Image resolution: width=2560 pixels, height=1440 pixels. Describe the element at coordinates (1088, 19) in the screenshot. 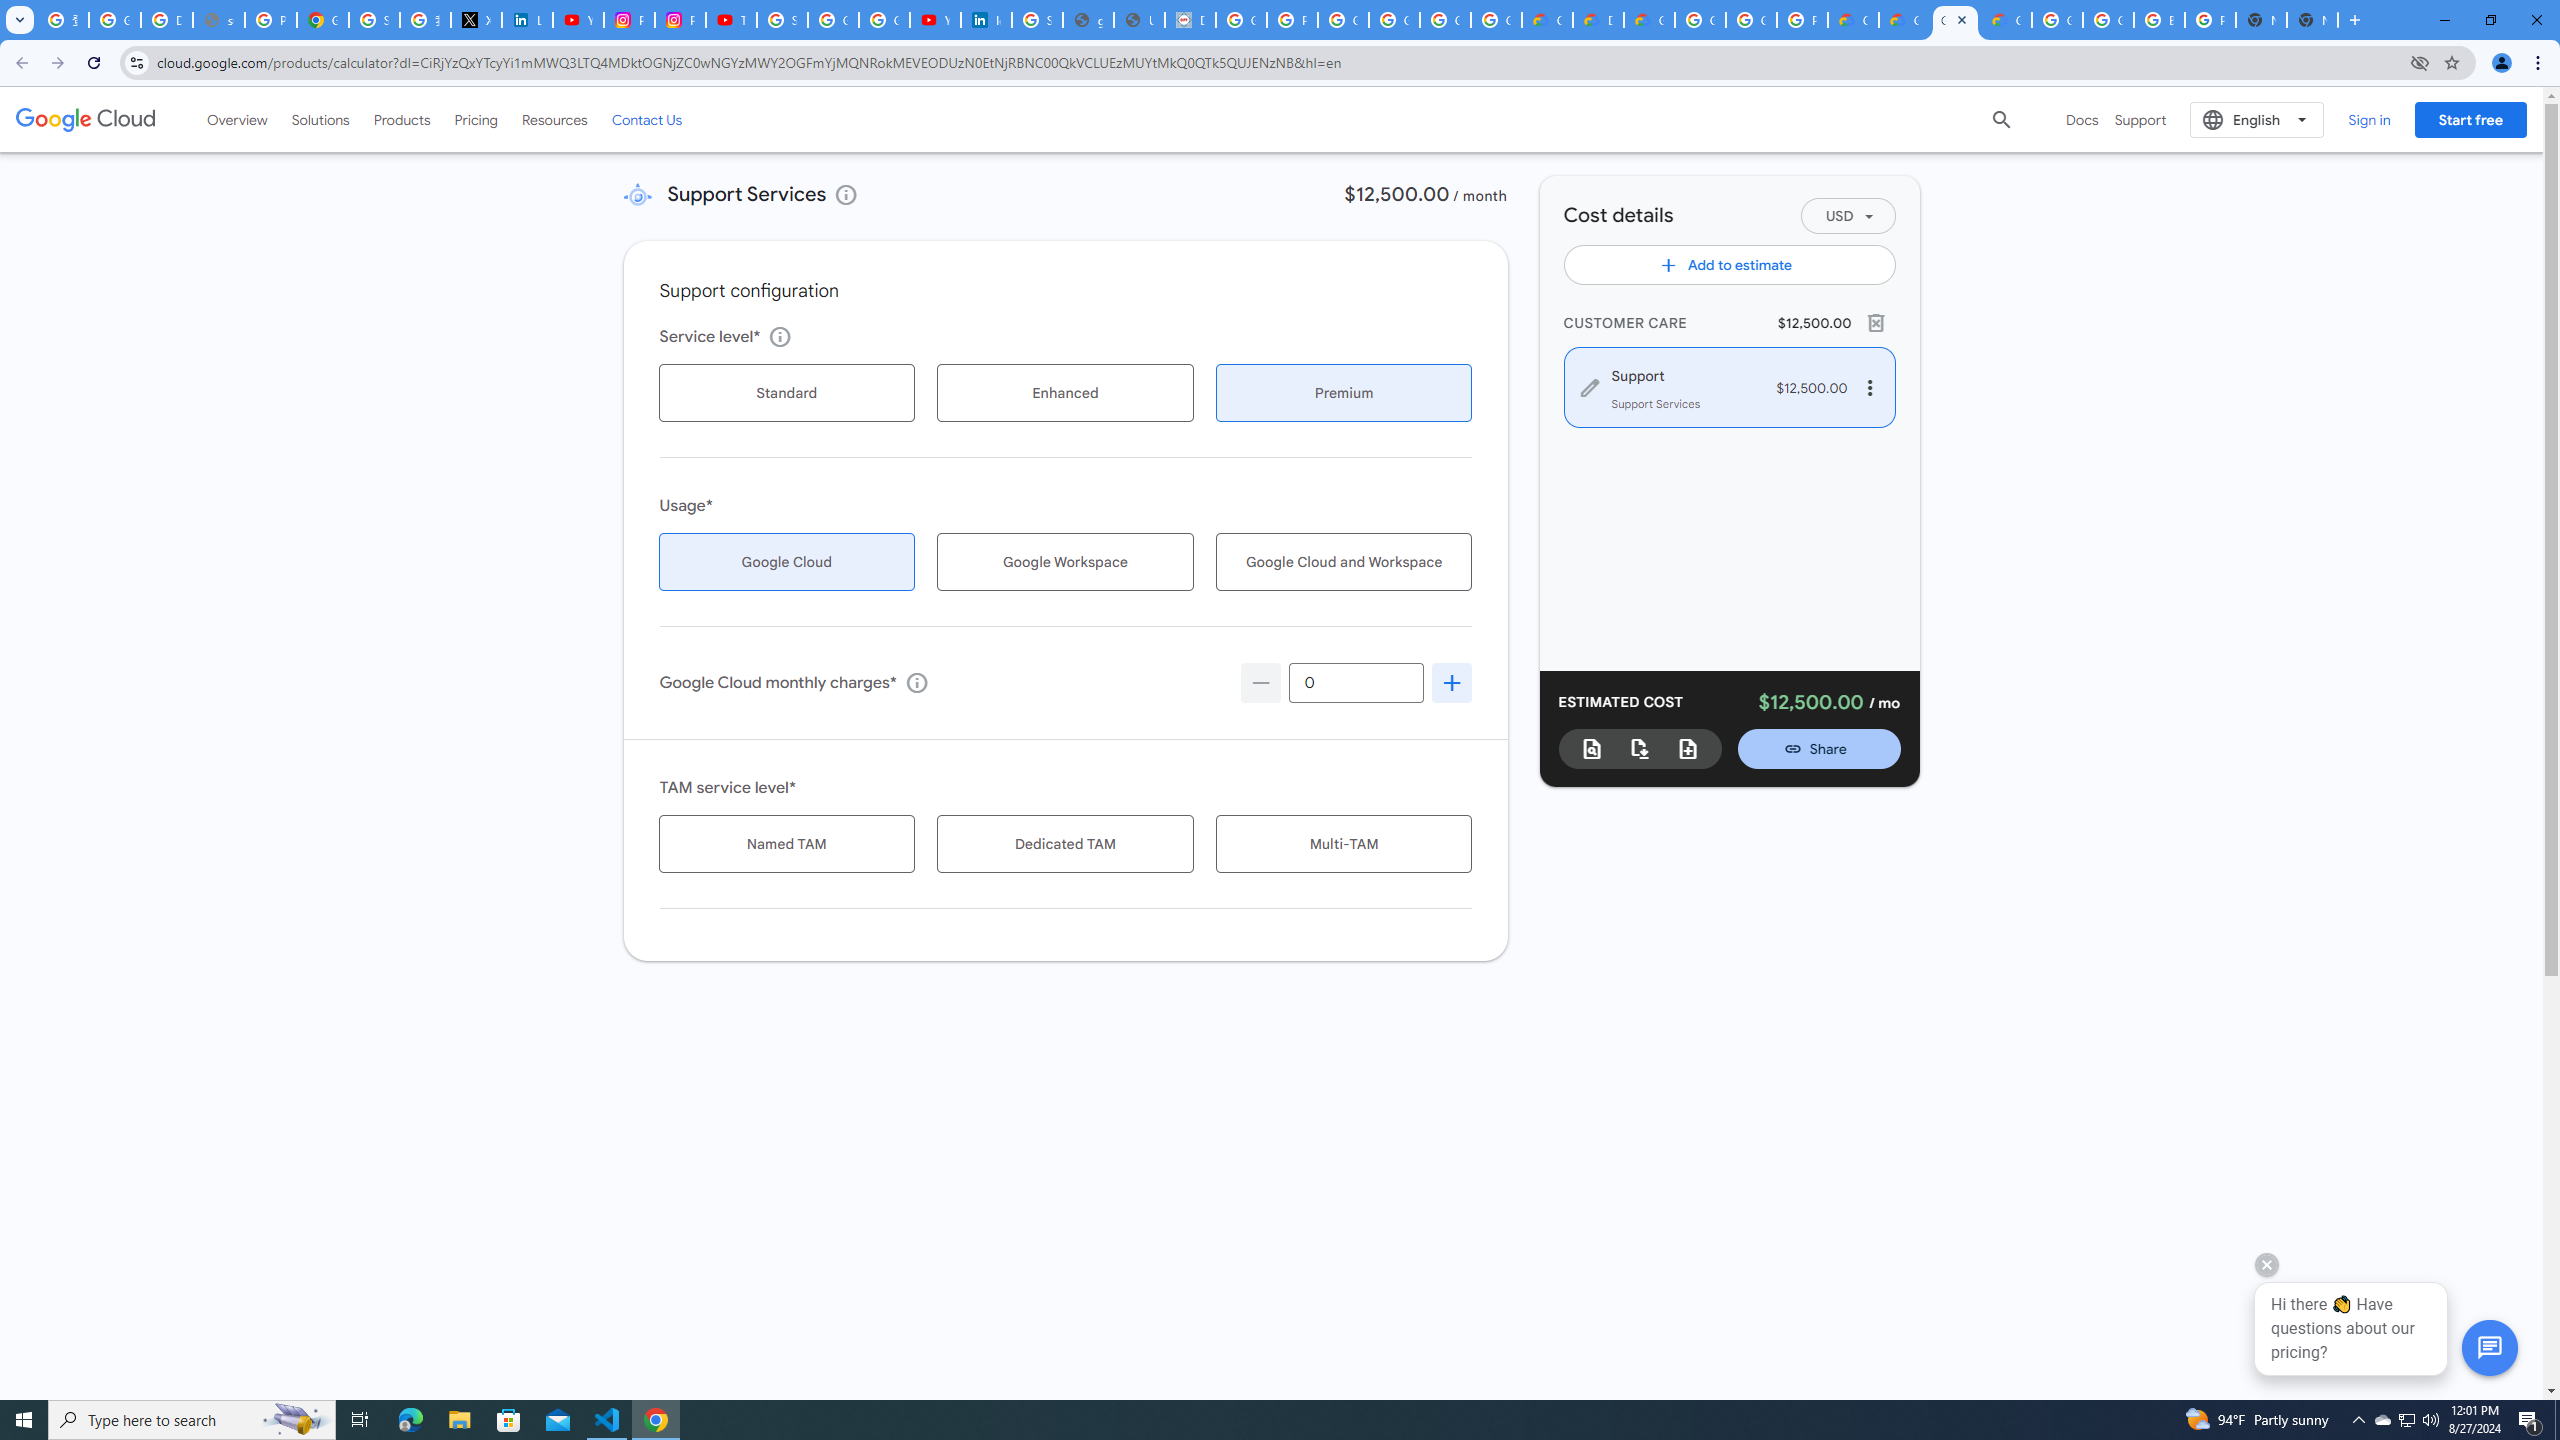

I see `'google_privacy_policy_en.pdf'` at that location.